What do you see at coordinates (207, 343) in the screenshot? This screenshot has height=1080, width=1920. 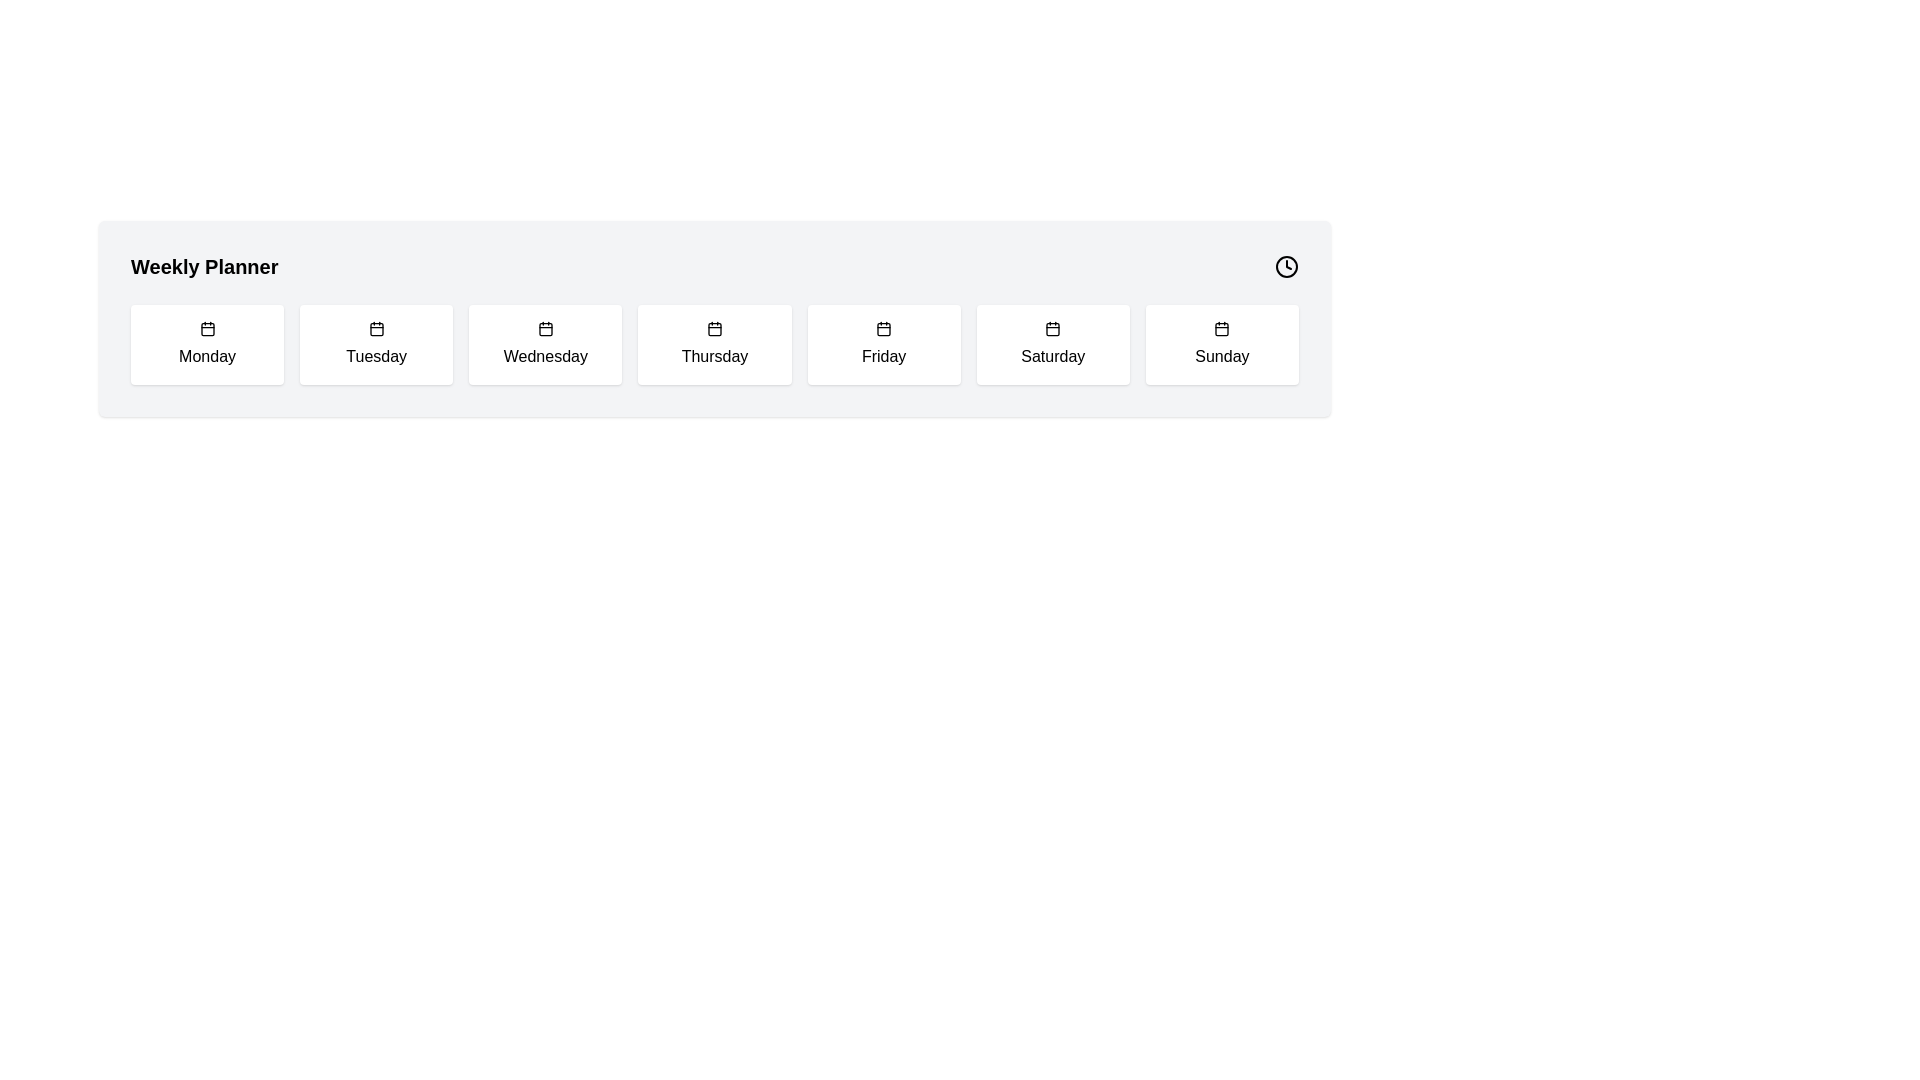 I see `the Monday button in the weekly planner interface` at bounding box center [207, 343].